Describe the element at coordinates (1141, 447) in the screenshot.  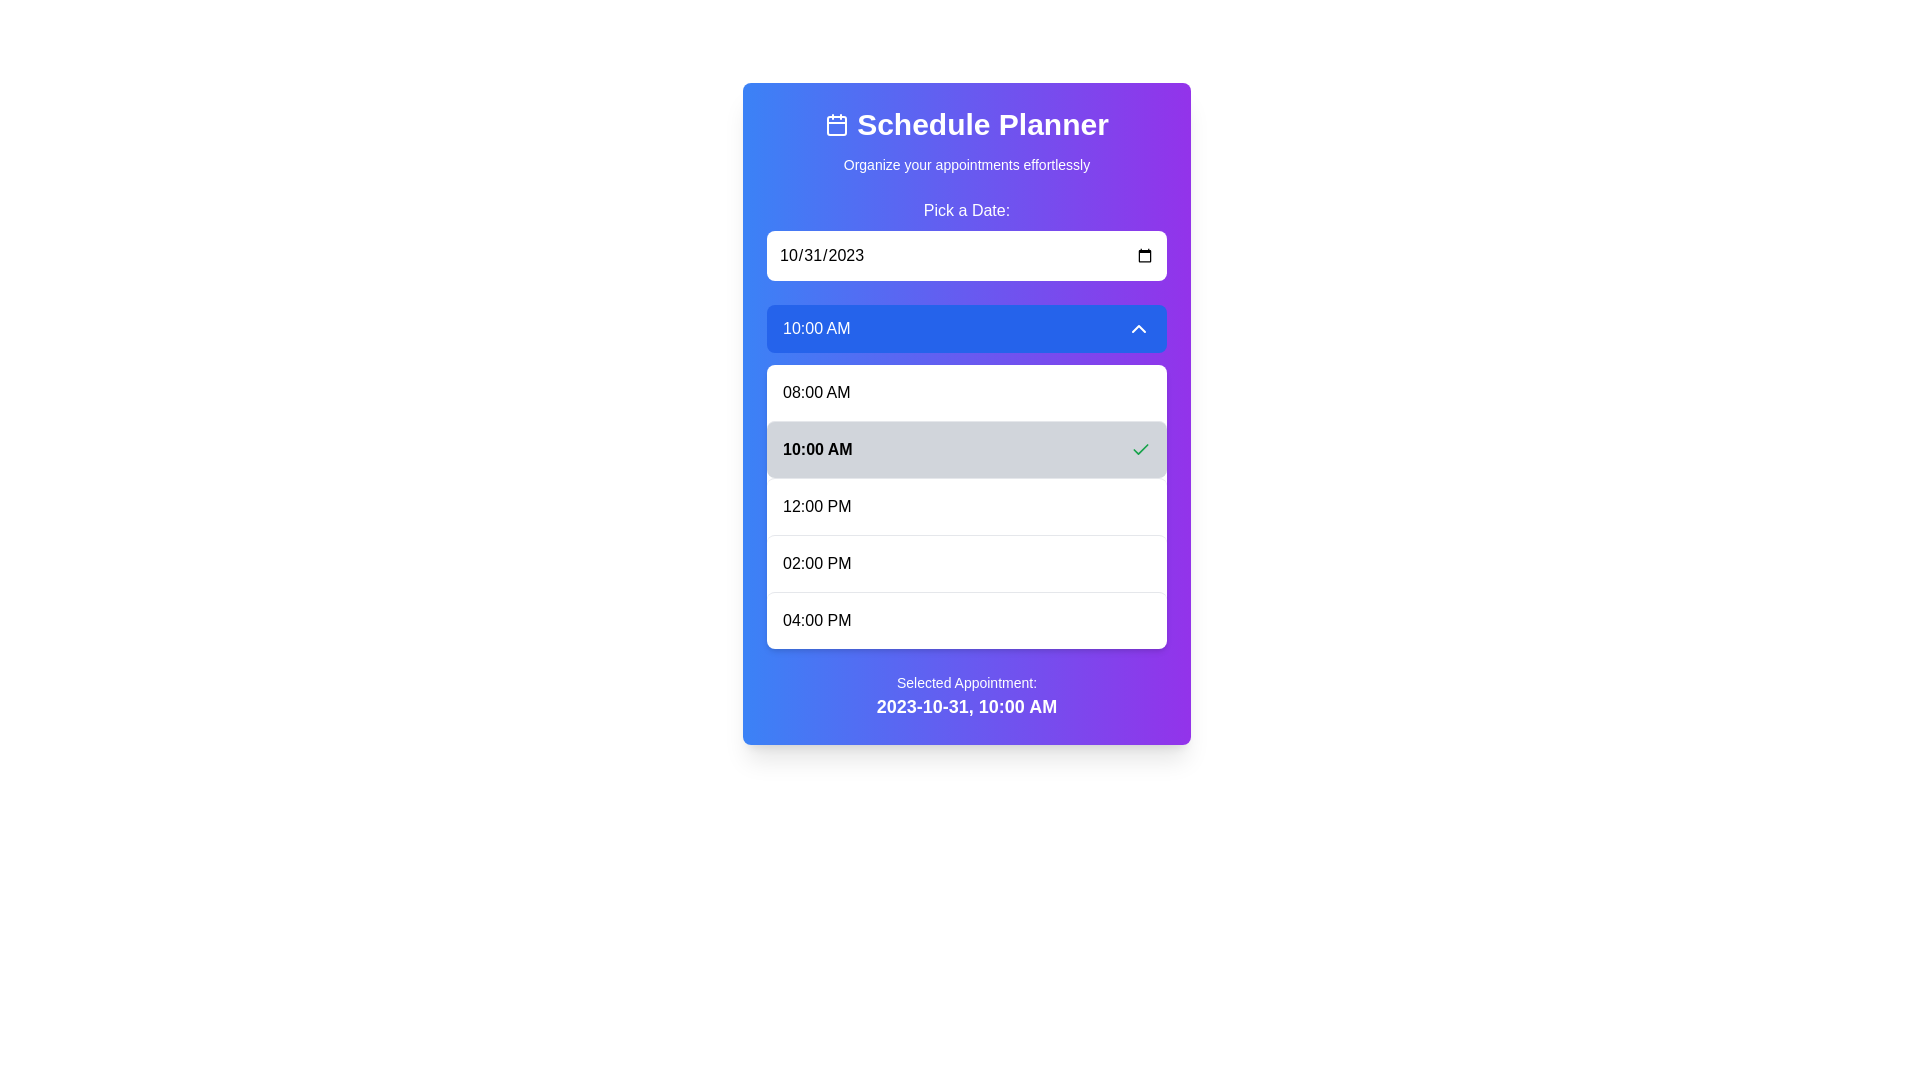
I see `the selection indication provided by the green checkmark icon within the 10:00 AM time block in the time selection dropdown` at that location.